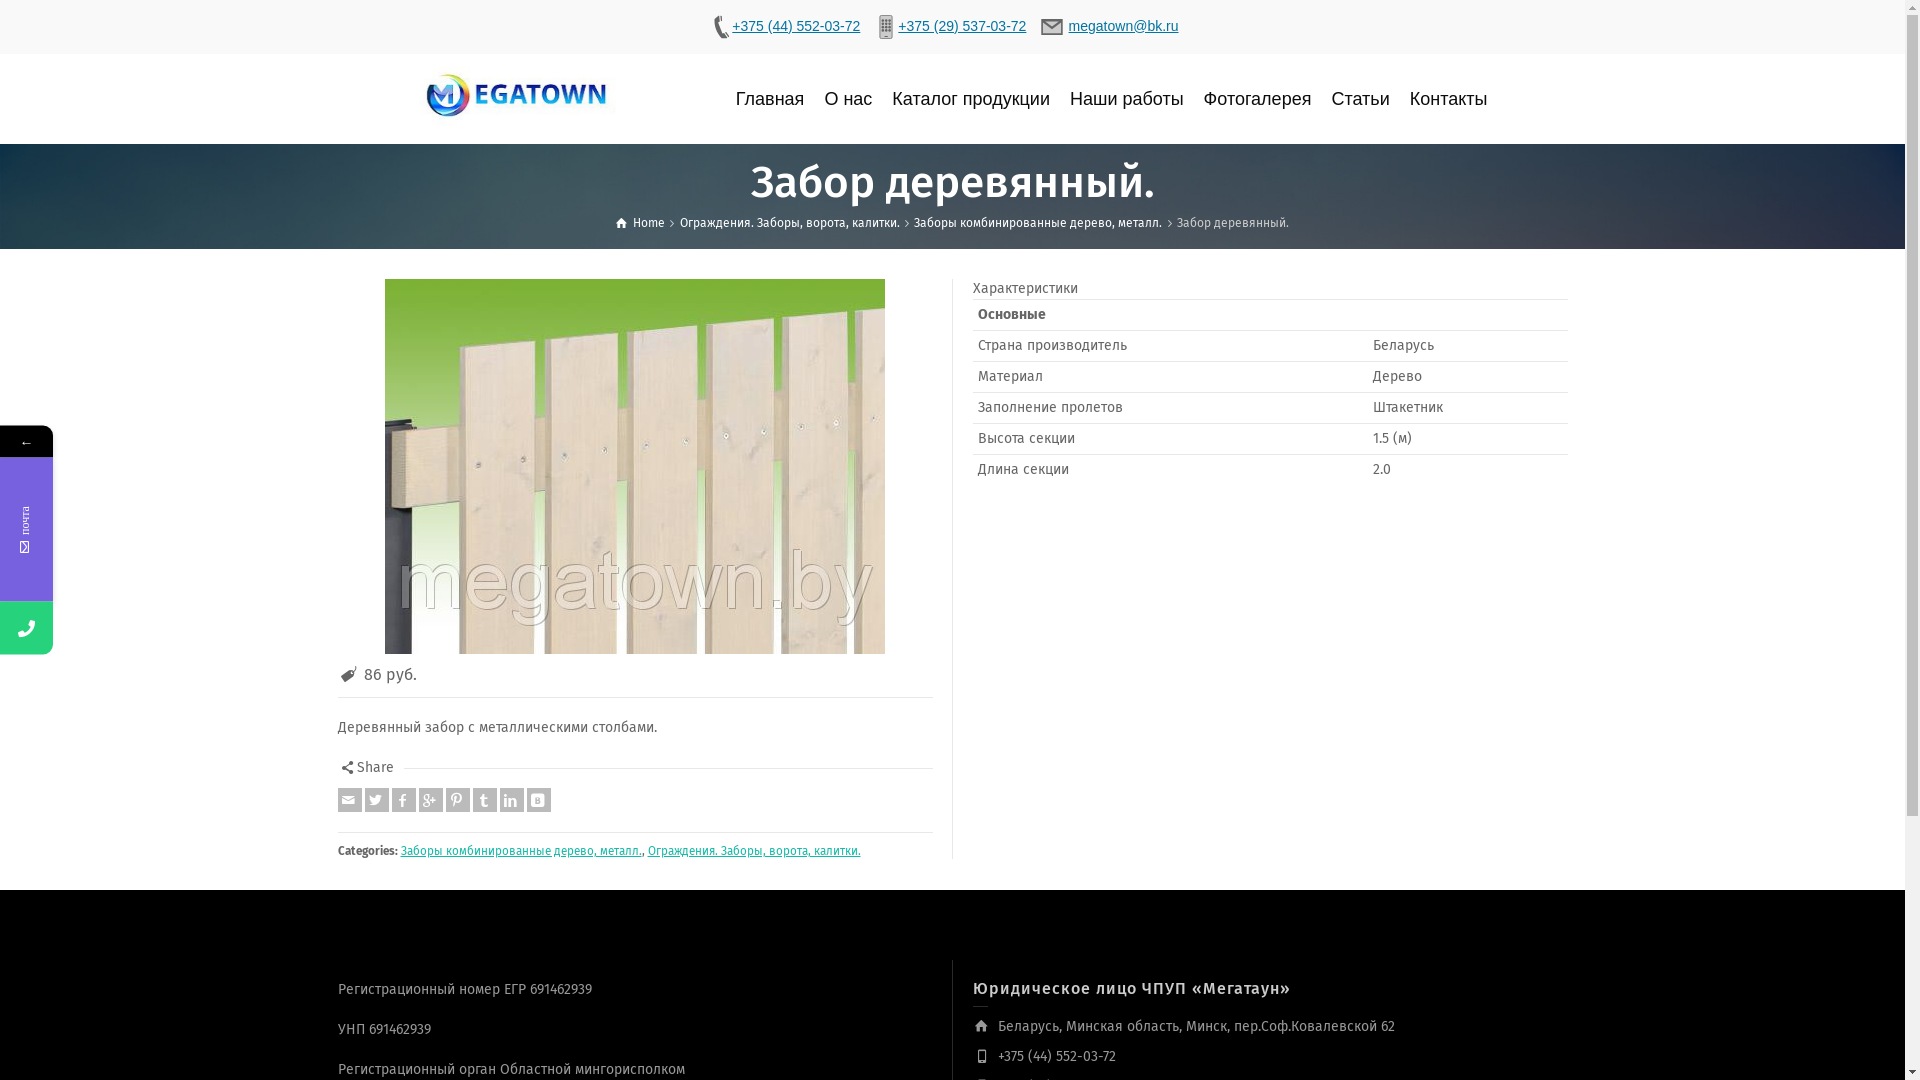 The width and height of the screenshot is (1920, 1080). Describe the element at coordinates (120, 627) in the screenshot. I see `'Phone'` at that location.